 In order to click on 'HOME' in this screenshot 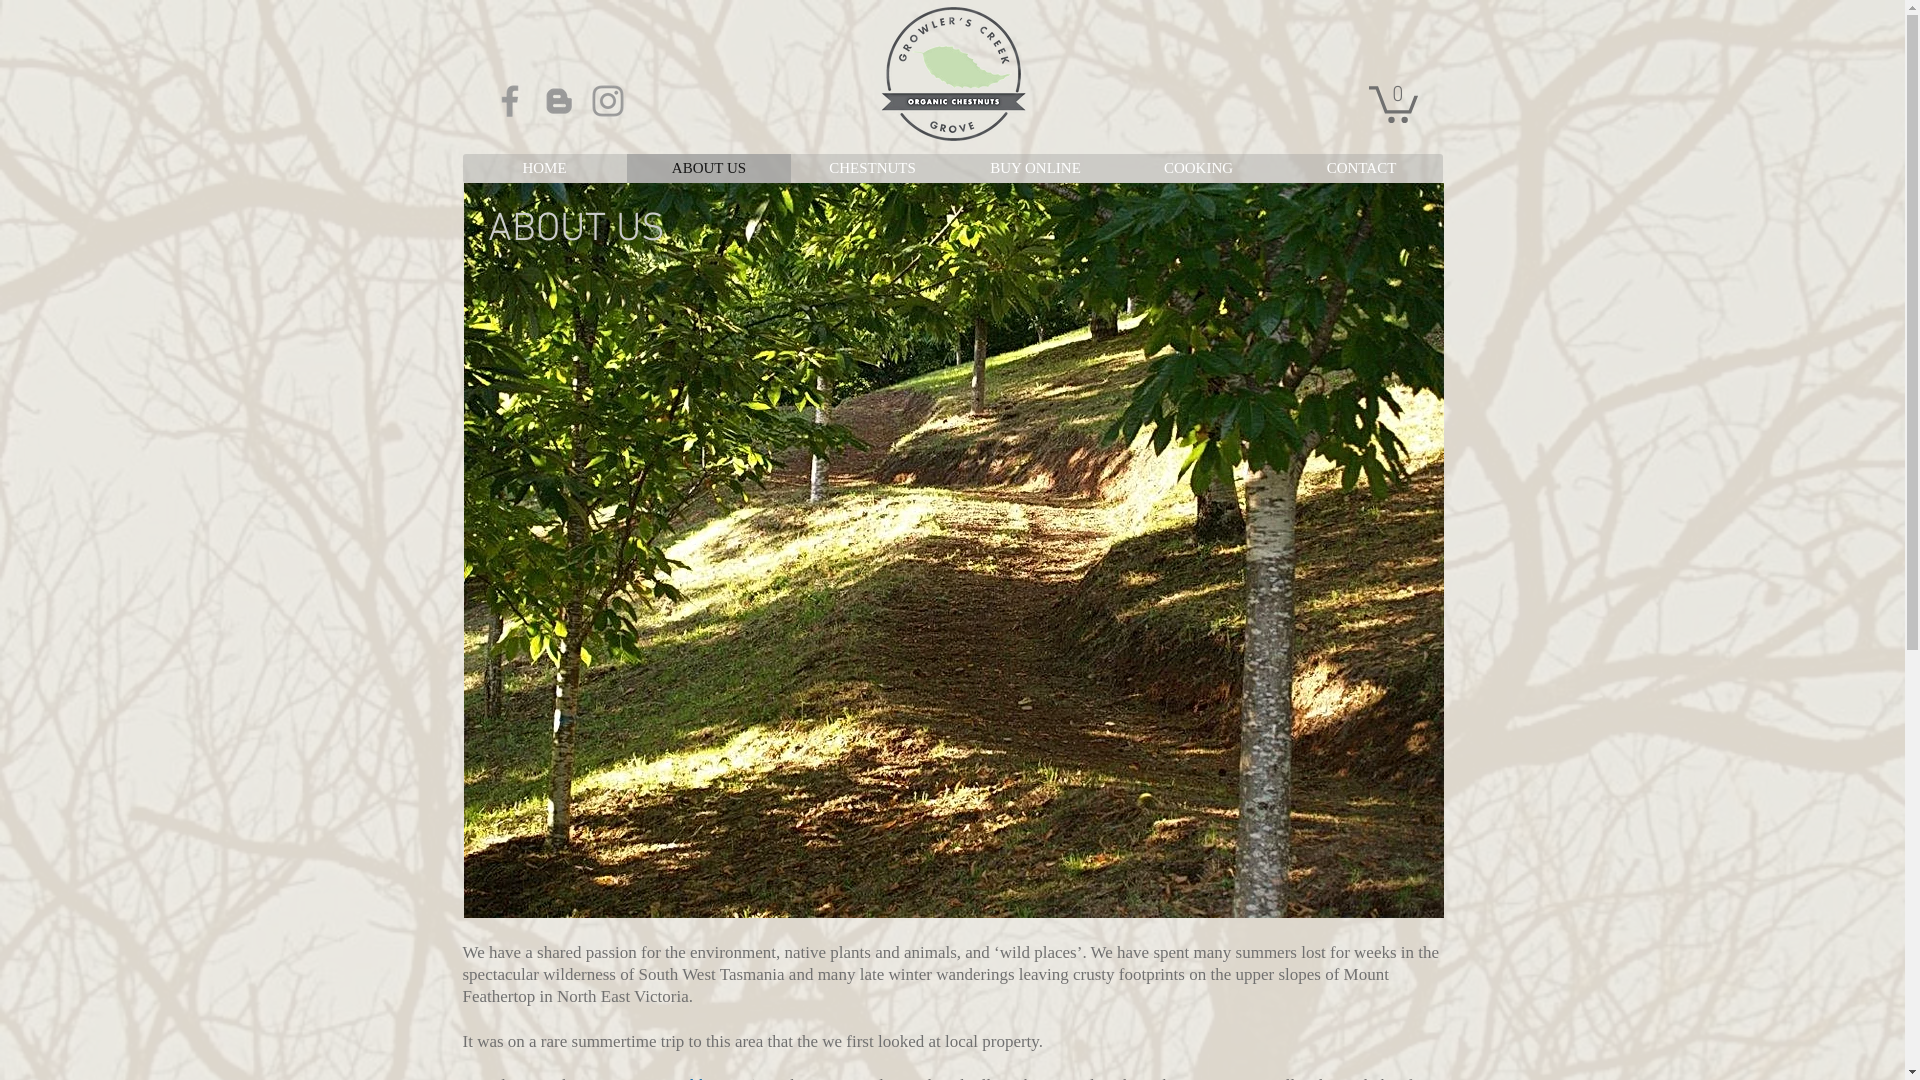, I will do `click(543, 167)`.